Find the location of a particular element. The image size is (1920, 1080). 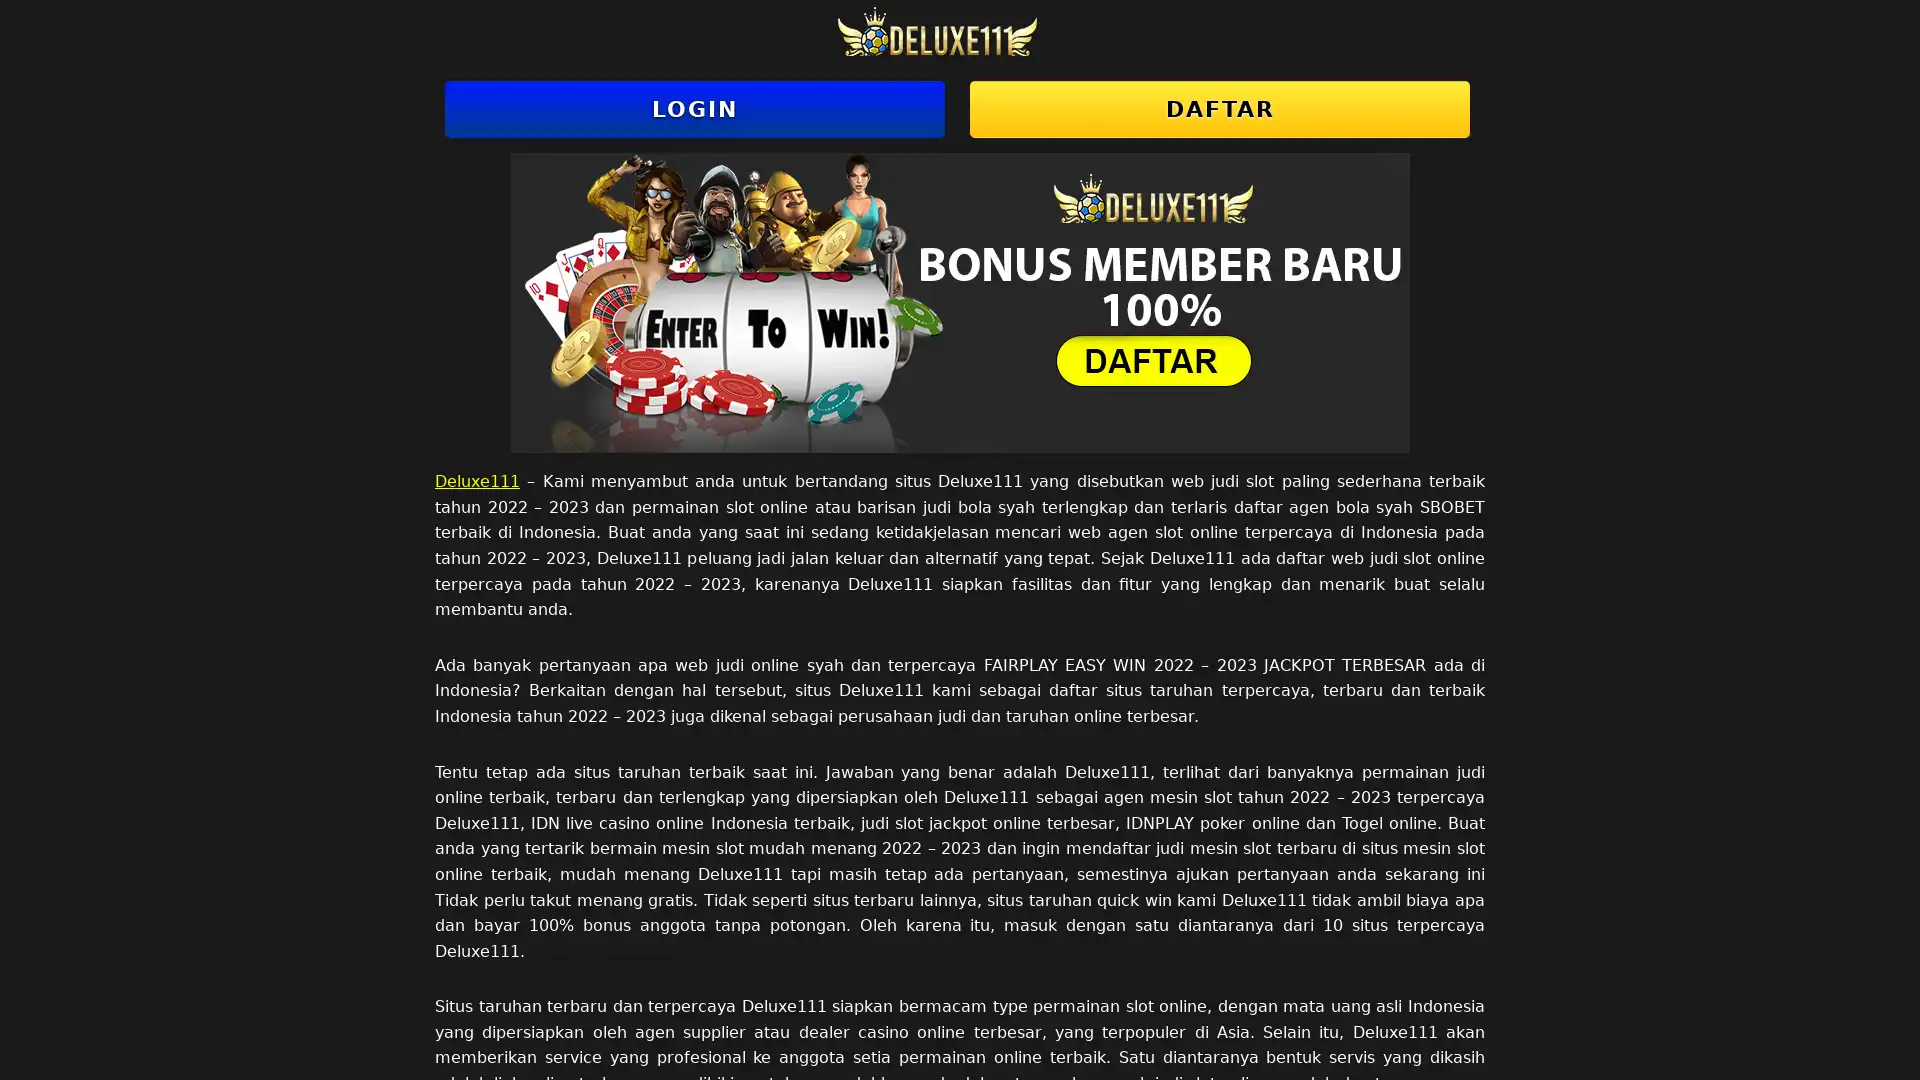

LOGIN is located at coordinates (695, 109).